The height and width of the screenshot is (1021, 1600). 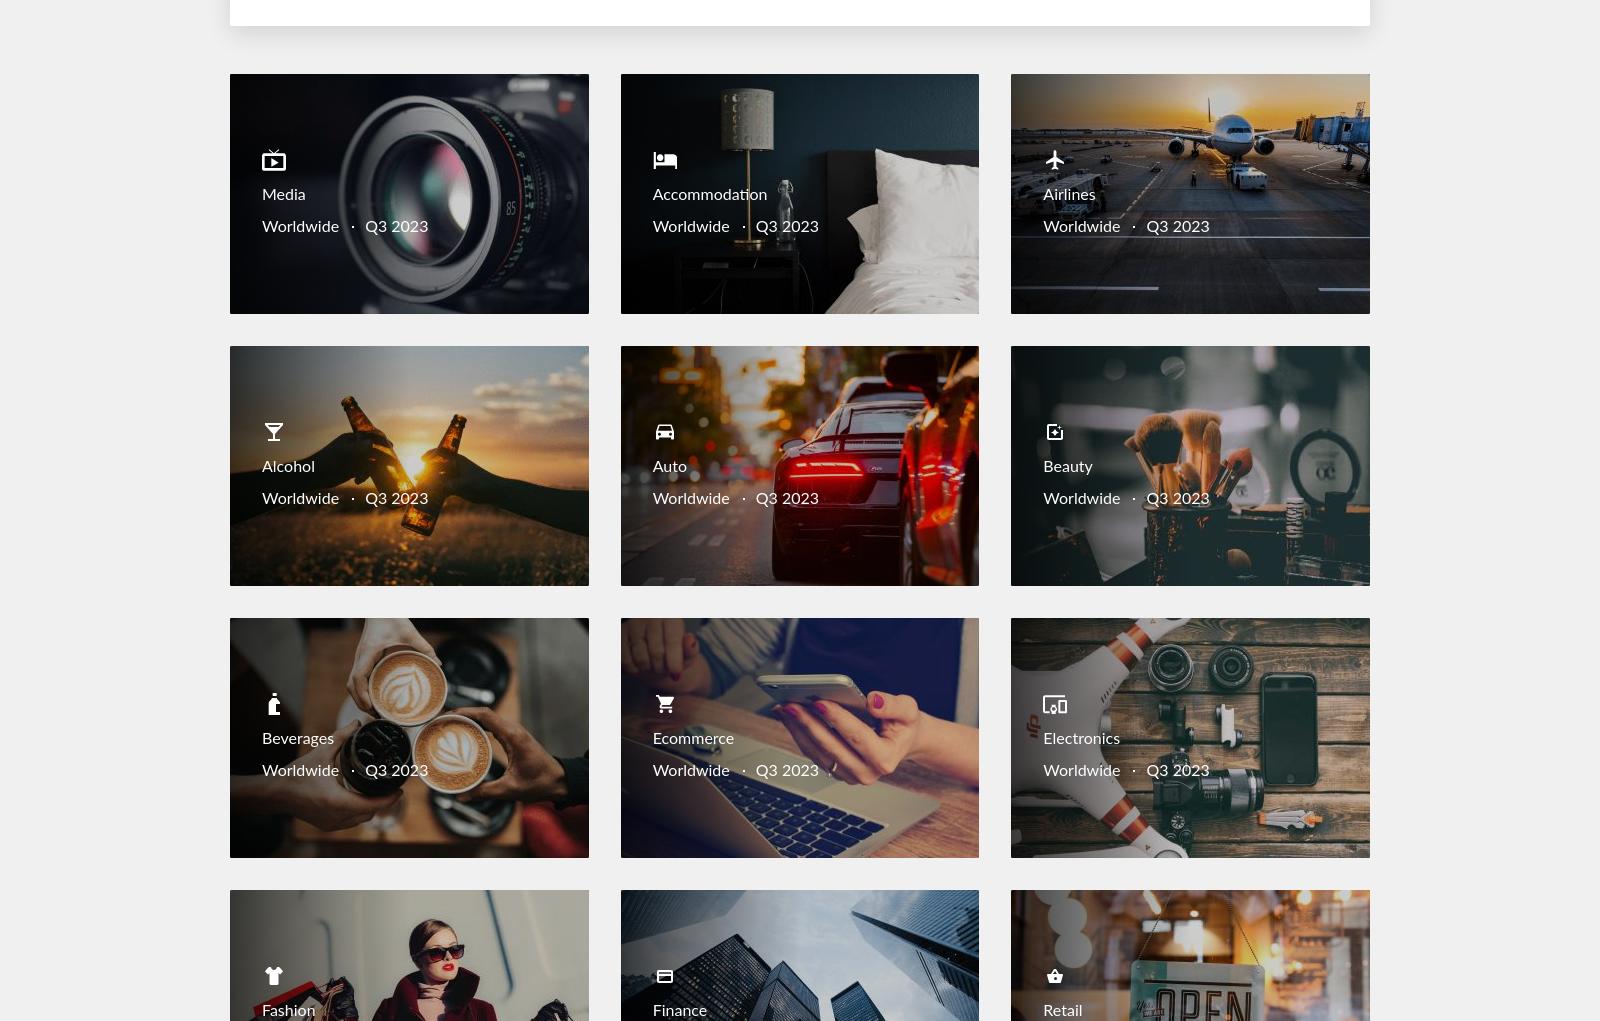 What do you see at coordinates (669, 467) in the screenshot?
I see `'Auto'` at bounding box center [669, 467].